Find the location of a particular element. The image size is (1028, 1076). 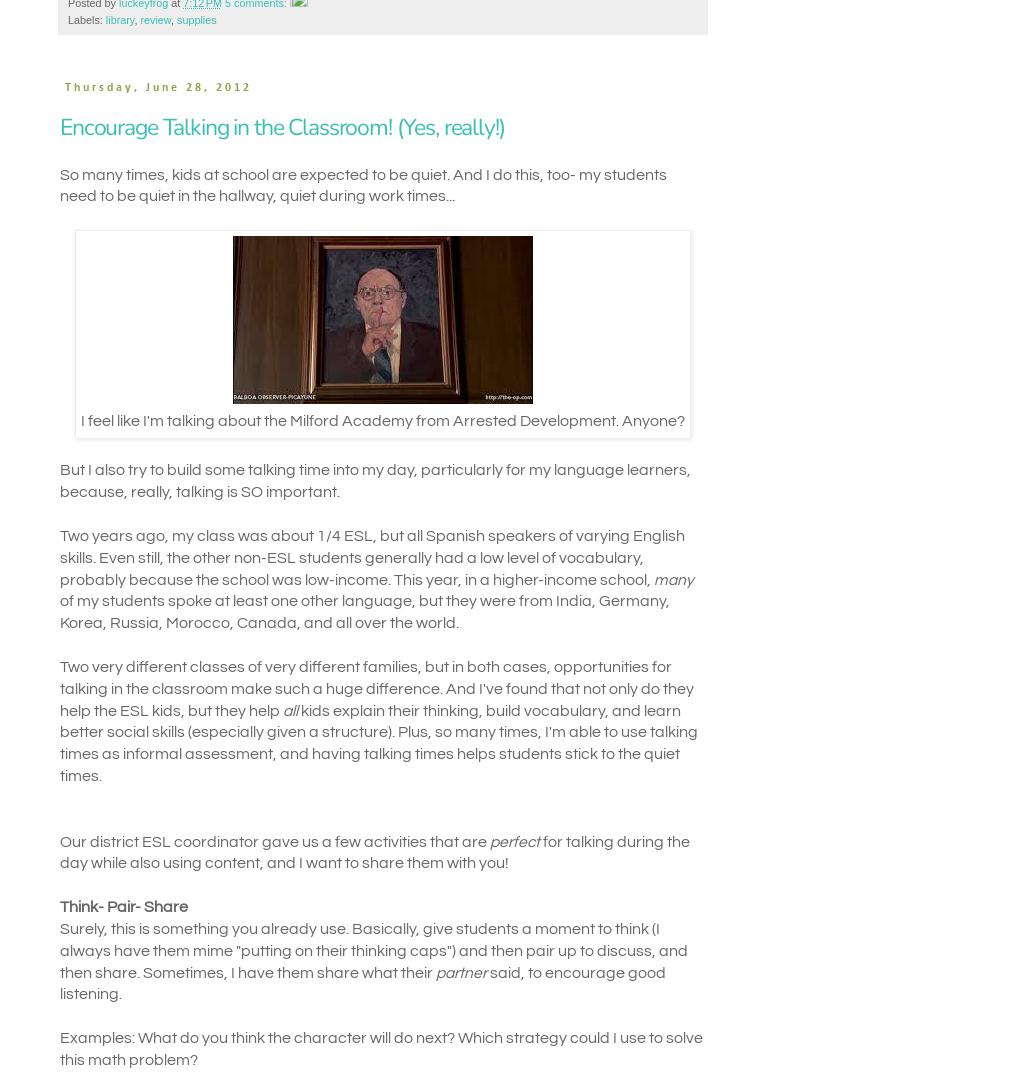

'Two years ago, my class was about 1/4 ESL, but all Spanish speakers of varying English skills. Even still, the other non-ESL students generally had a low level of vocabulary, probably because the school was low-income. This year, in a higher-income school,' is located at coordinates (371, 556).